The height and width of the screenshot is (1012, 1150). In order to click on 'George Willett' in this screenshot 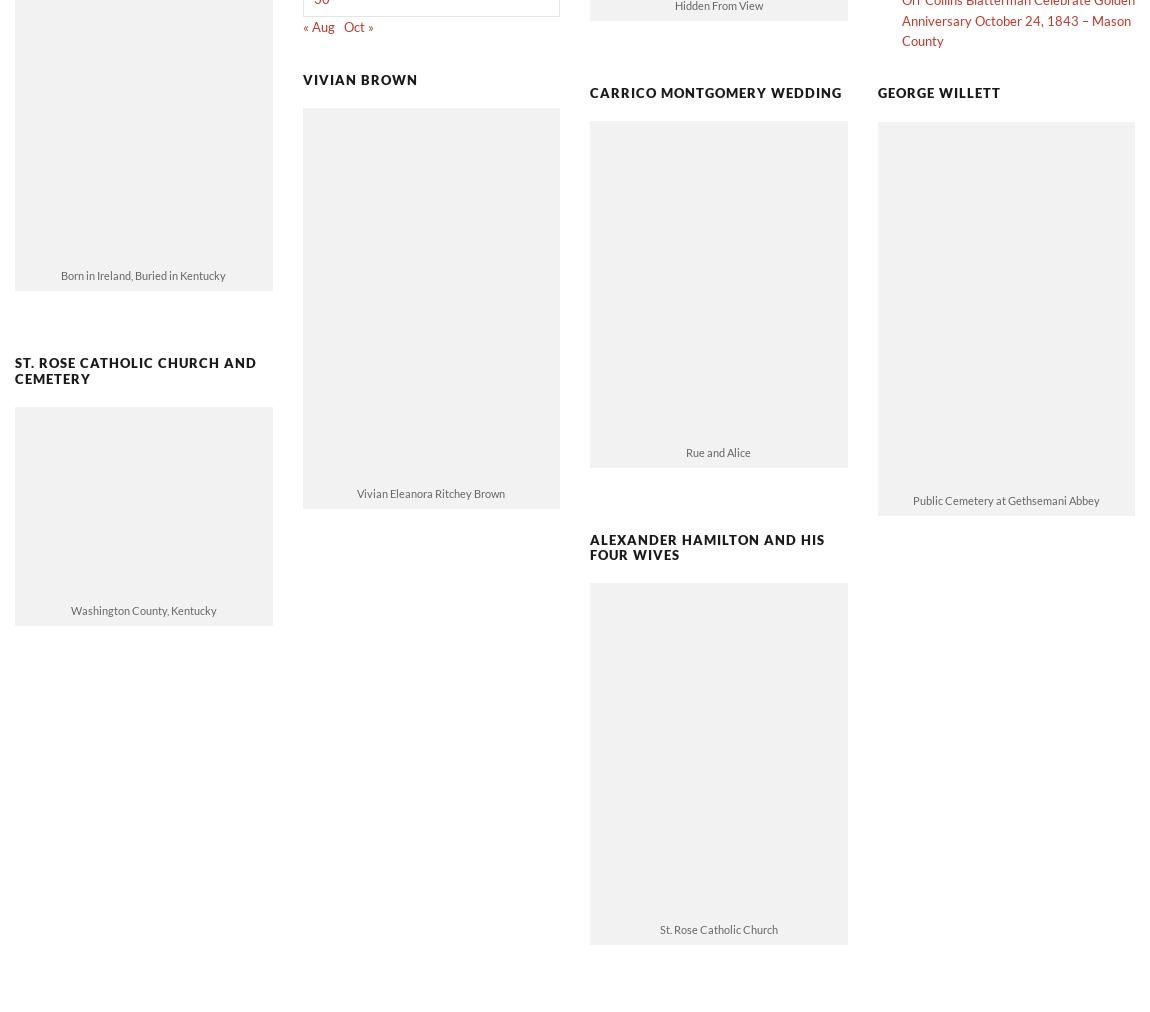, I will do `click(938, 59)`.